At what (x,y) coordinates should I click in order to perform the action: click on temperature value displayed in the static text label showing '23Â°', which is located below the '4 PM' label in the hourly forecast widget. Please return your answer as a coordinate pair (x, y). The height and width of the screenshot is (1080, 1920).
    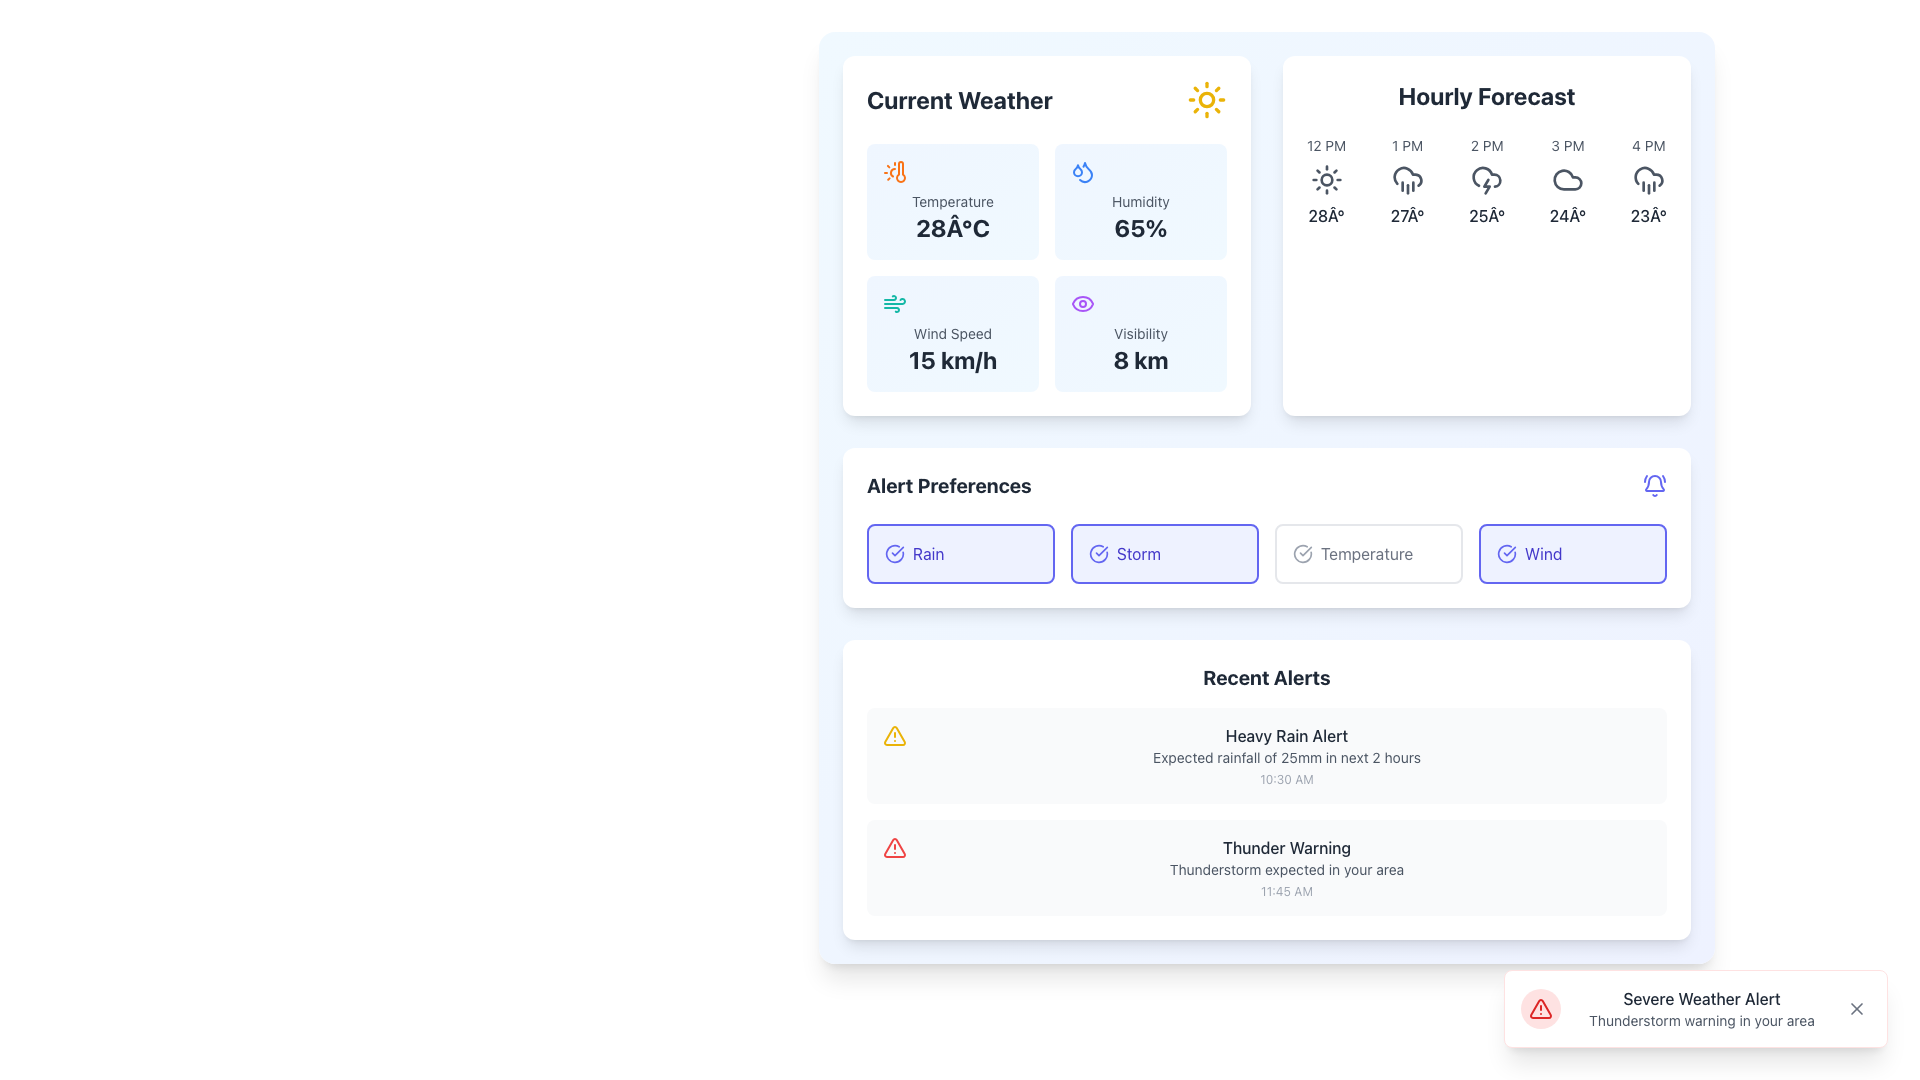
    Looking at the image, I should click on (1648, 216).